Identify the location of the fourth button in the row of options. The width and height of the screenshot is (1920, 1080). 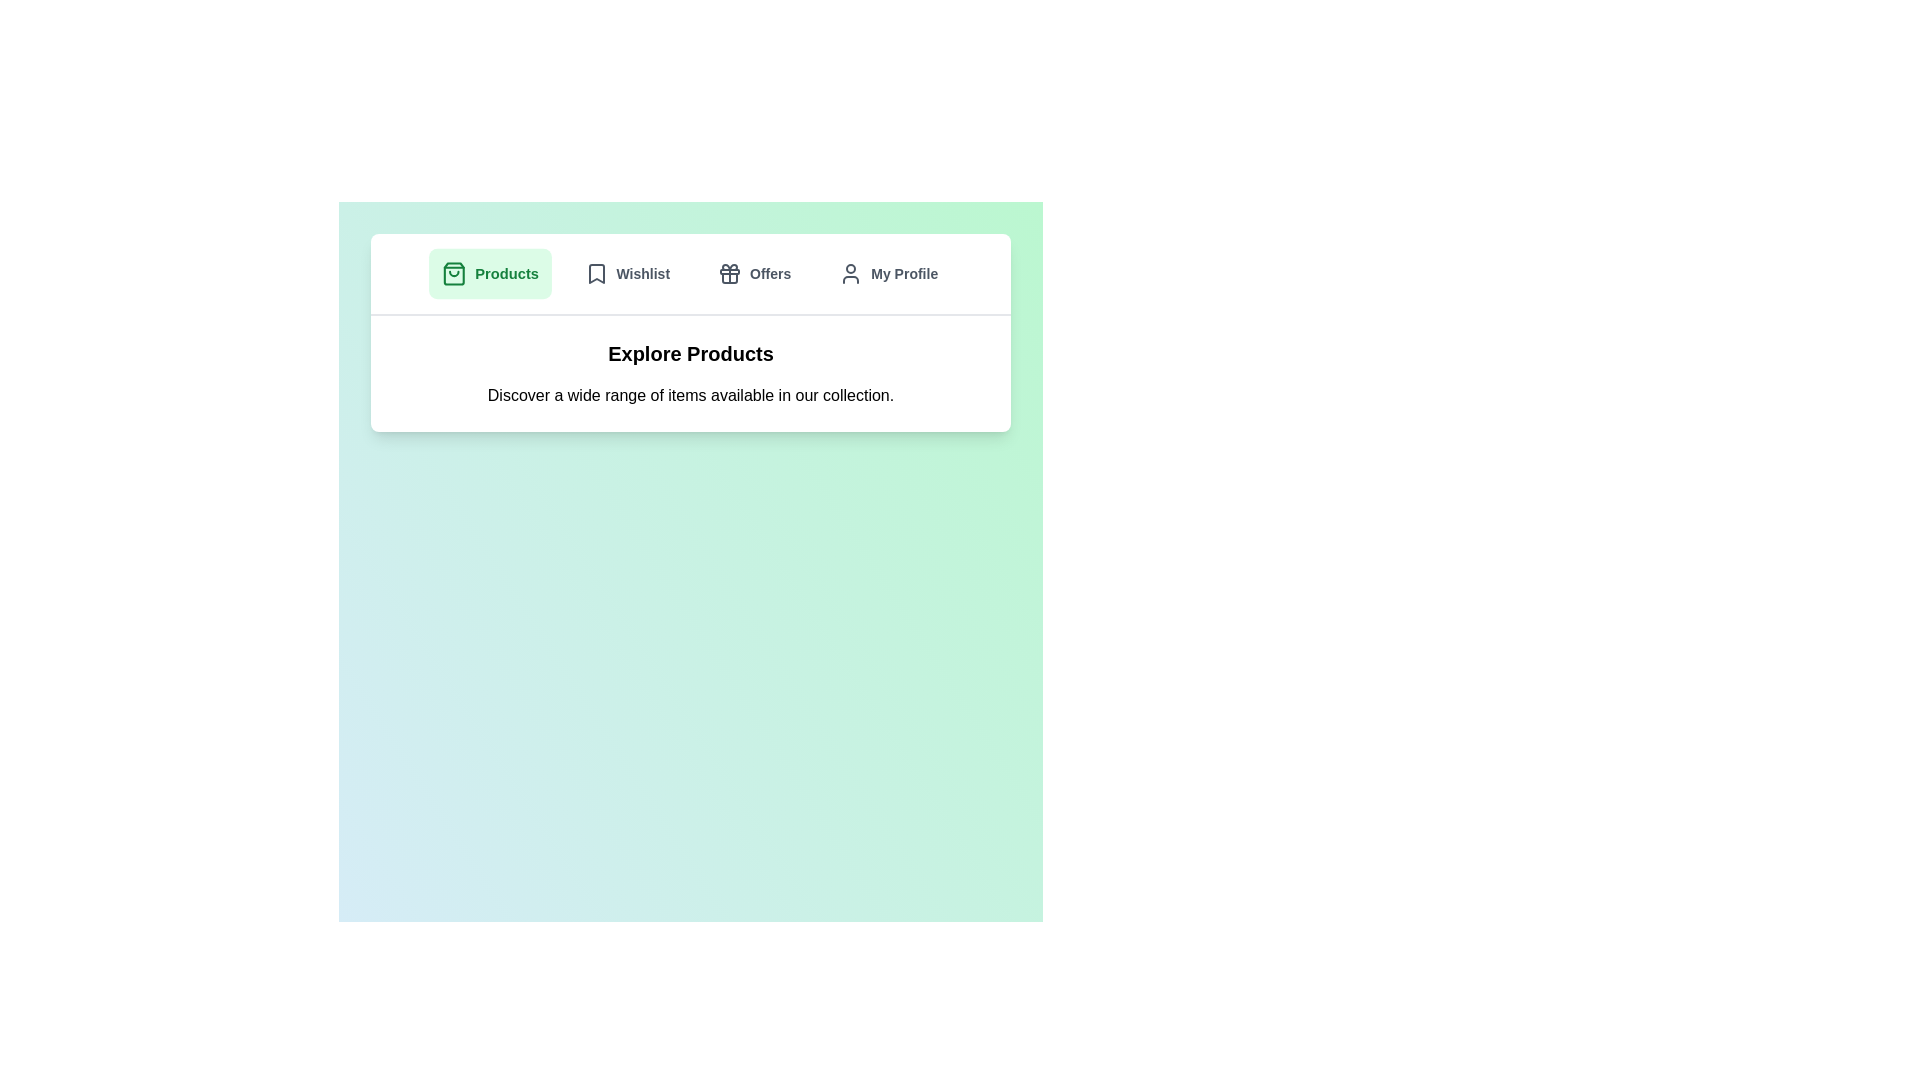
(887, 273).